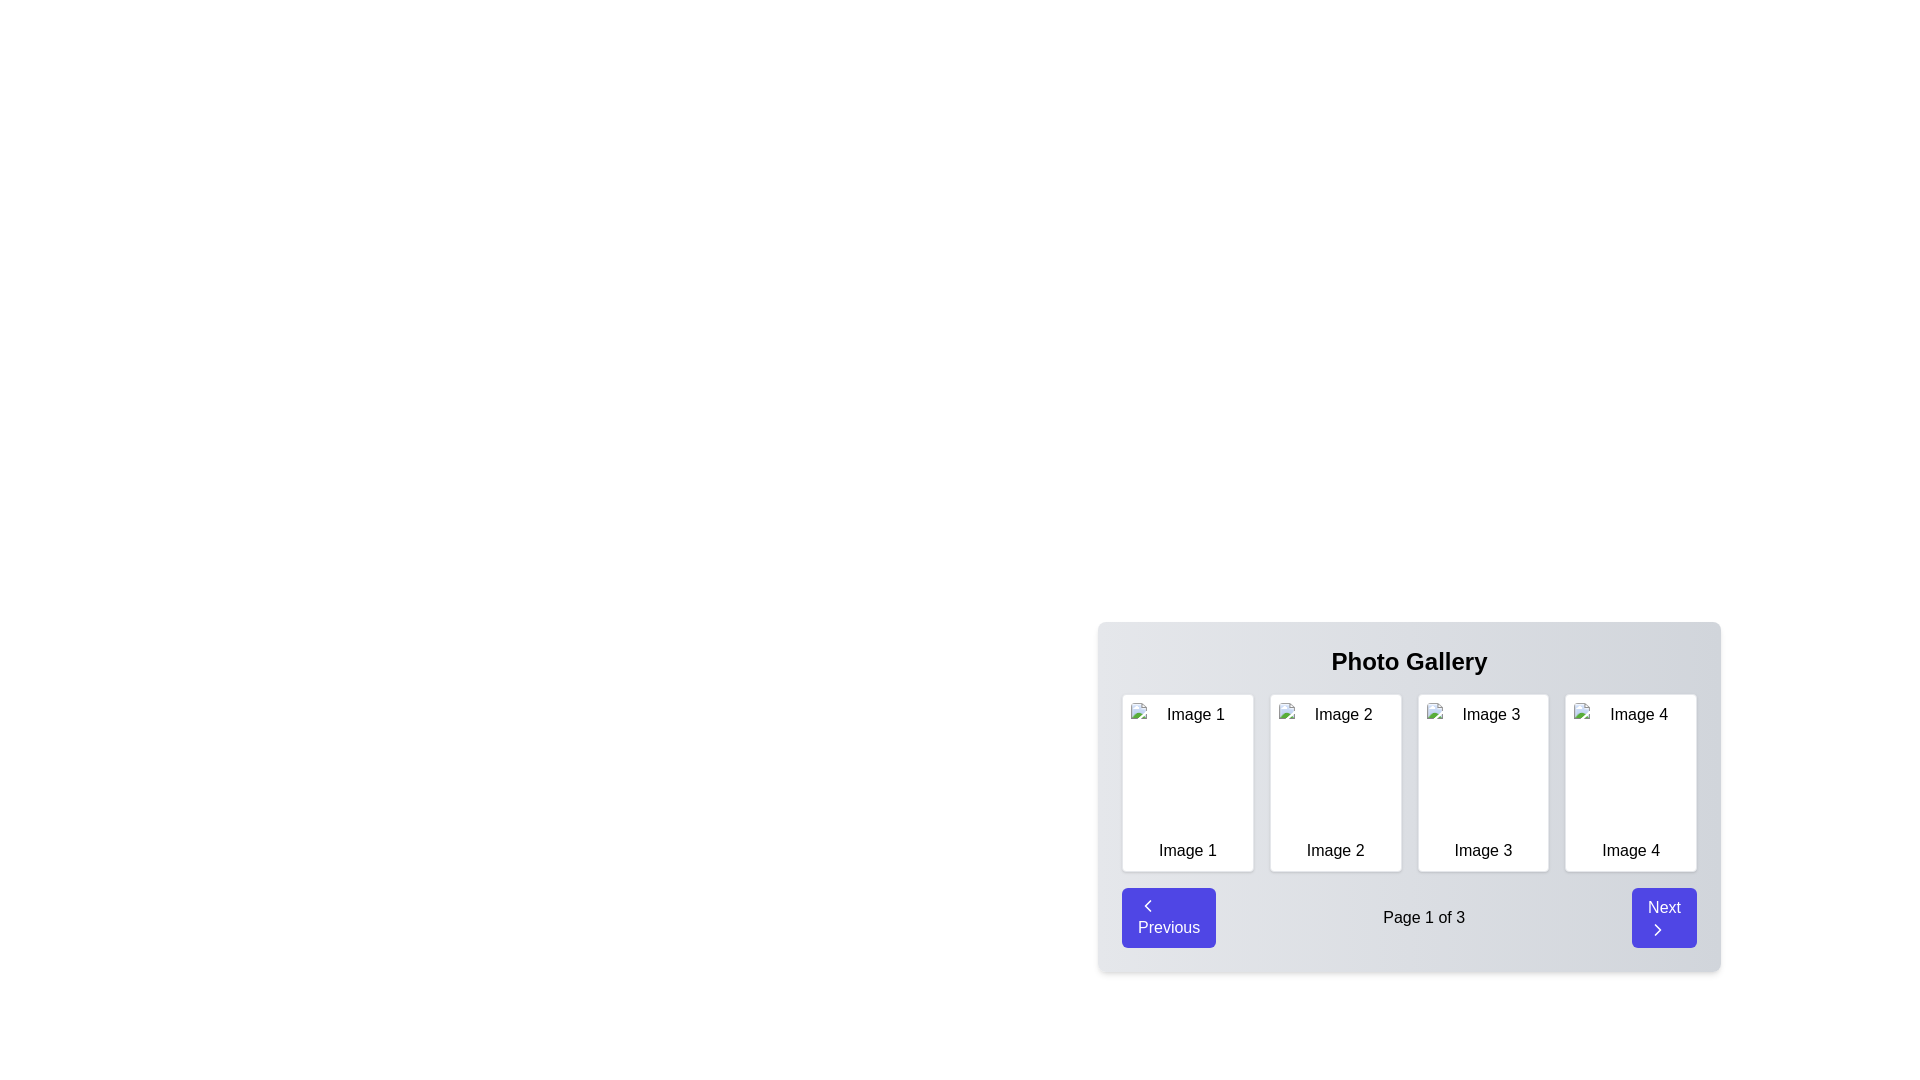  What do you see at coordinates (1335, 766) in the screenshot?
I see `the placeholder image labeled 'Image 2'` at bounding box center [1335, 766].